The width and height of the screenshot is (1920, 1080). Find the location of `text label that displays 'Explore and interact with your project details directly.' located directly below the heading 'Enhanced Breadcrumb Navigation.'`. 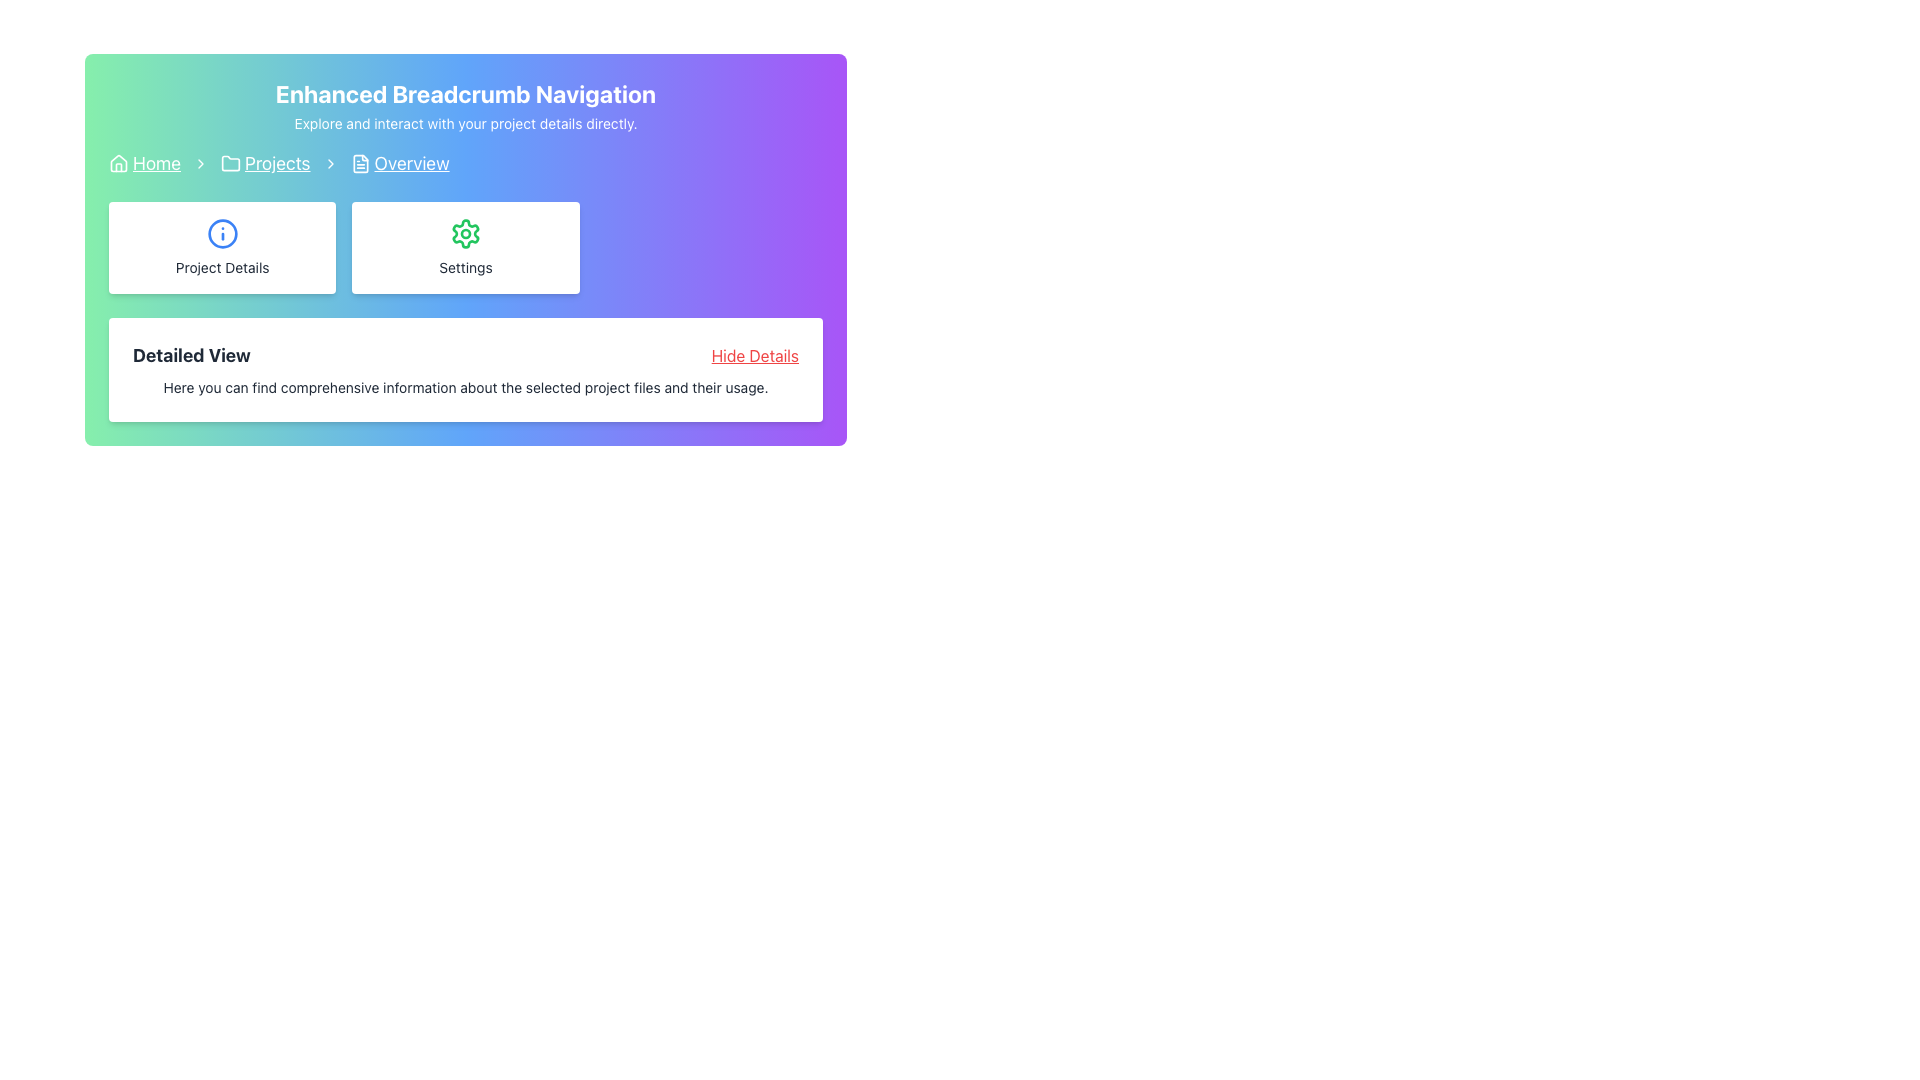

text label that displays 'Explore and interact with your project details directly.' located directly below the heading 'Enhanced Breadcrumb Navigation.' is located at coordinates (464, 123).